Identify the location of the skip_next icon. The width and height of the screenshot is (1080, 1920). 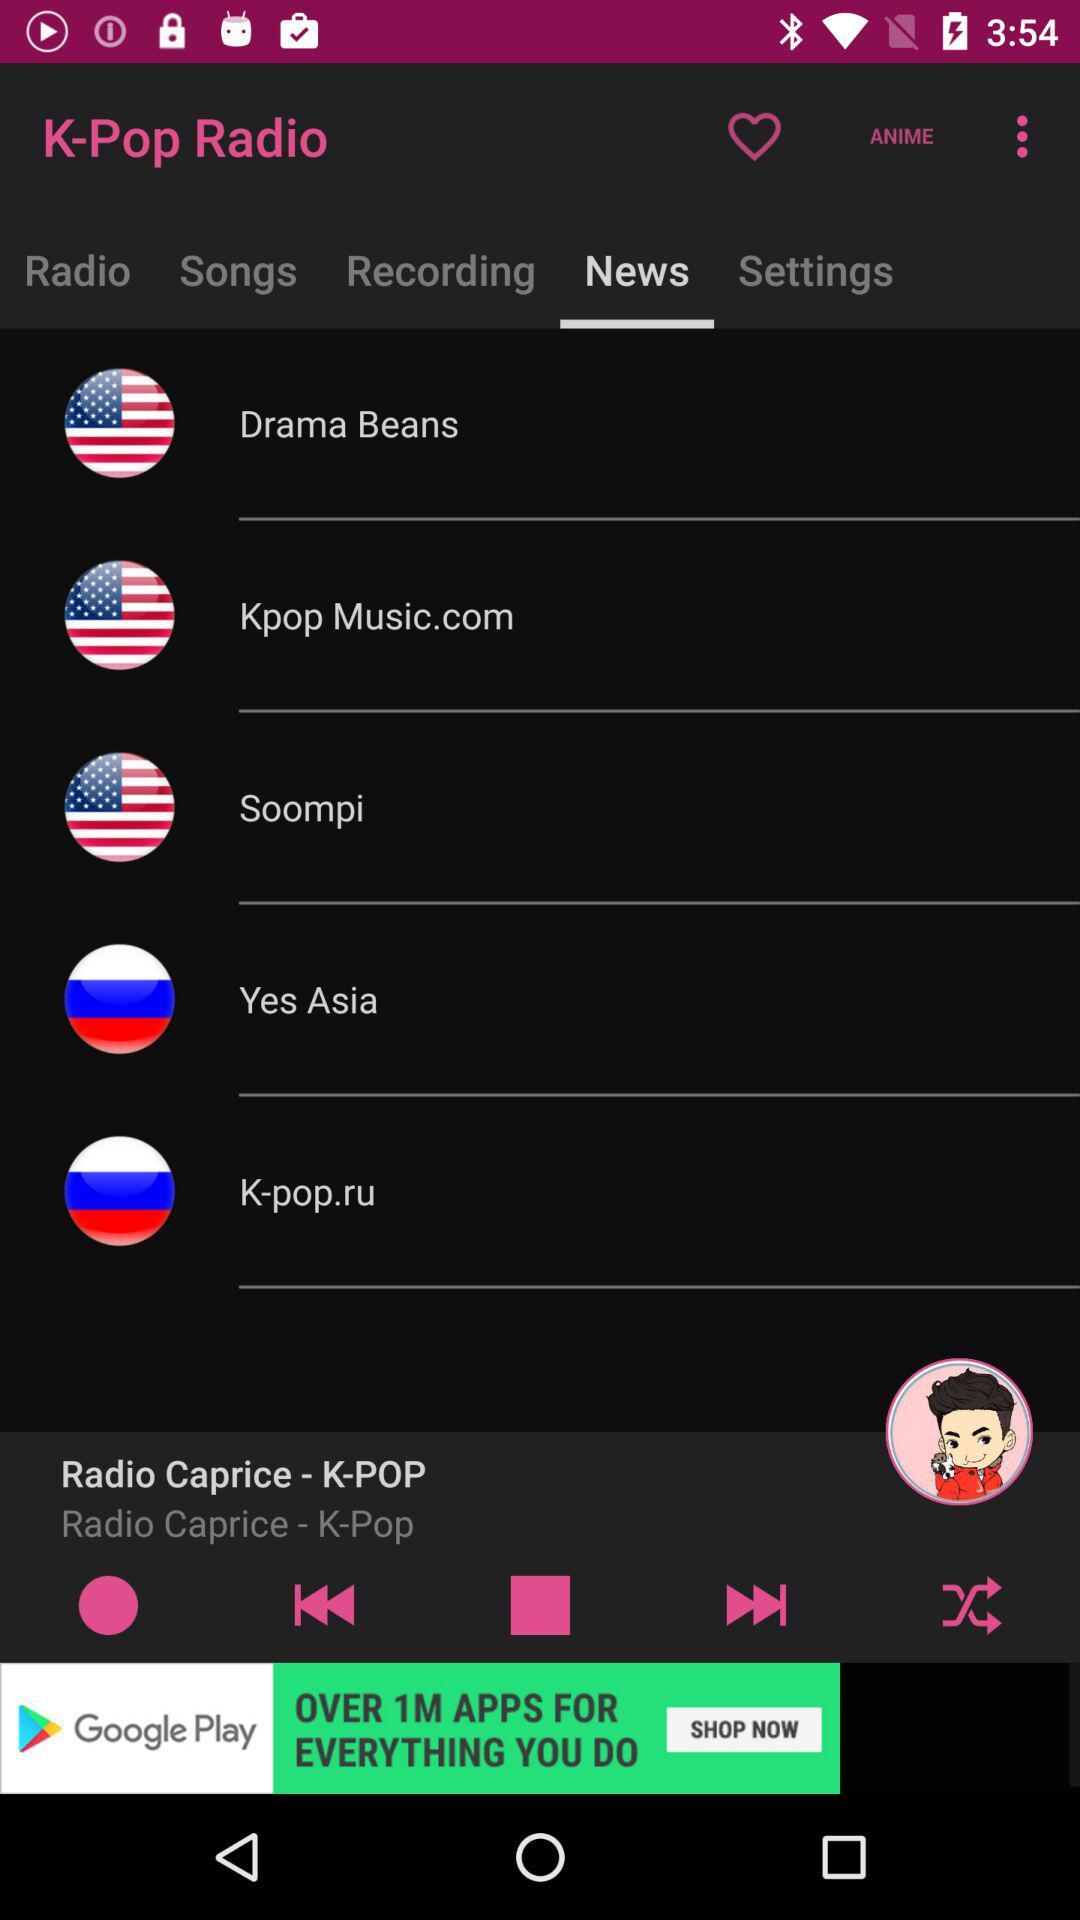
(756, 1604).